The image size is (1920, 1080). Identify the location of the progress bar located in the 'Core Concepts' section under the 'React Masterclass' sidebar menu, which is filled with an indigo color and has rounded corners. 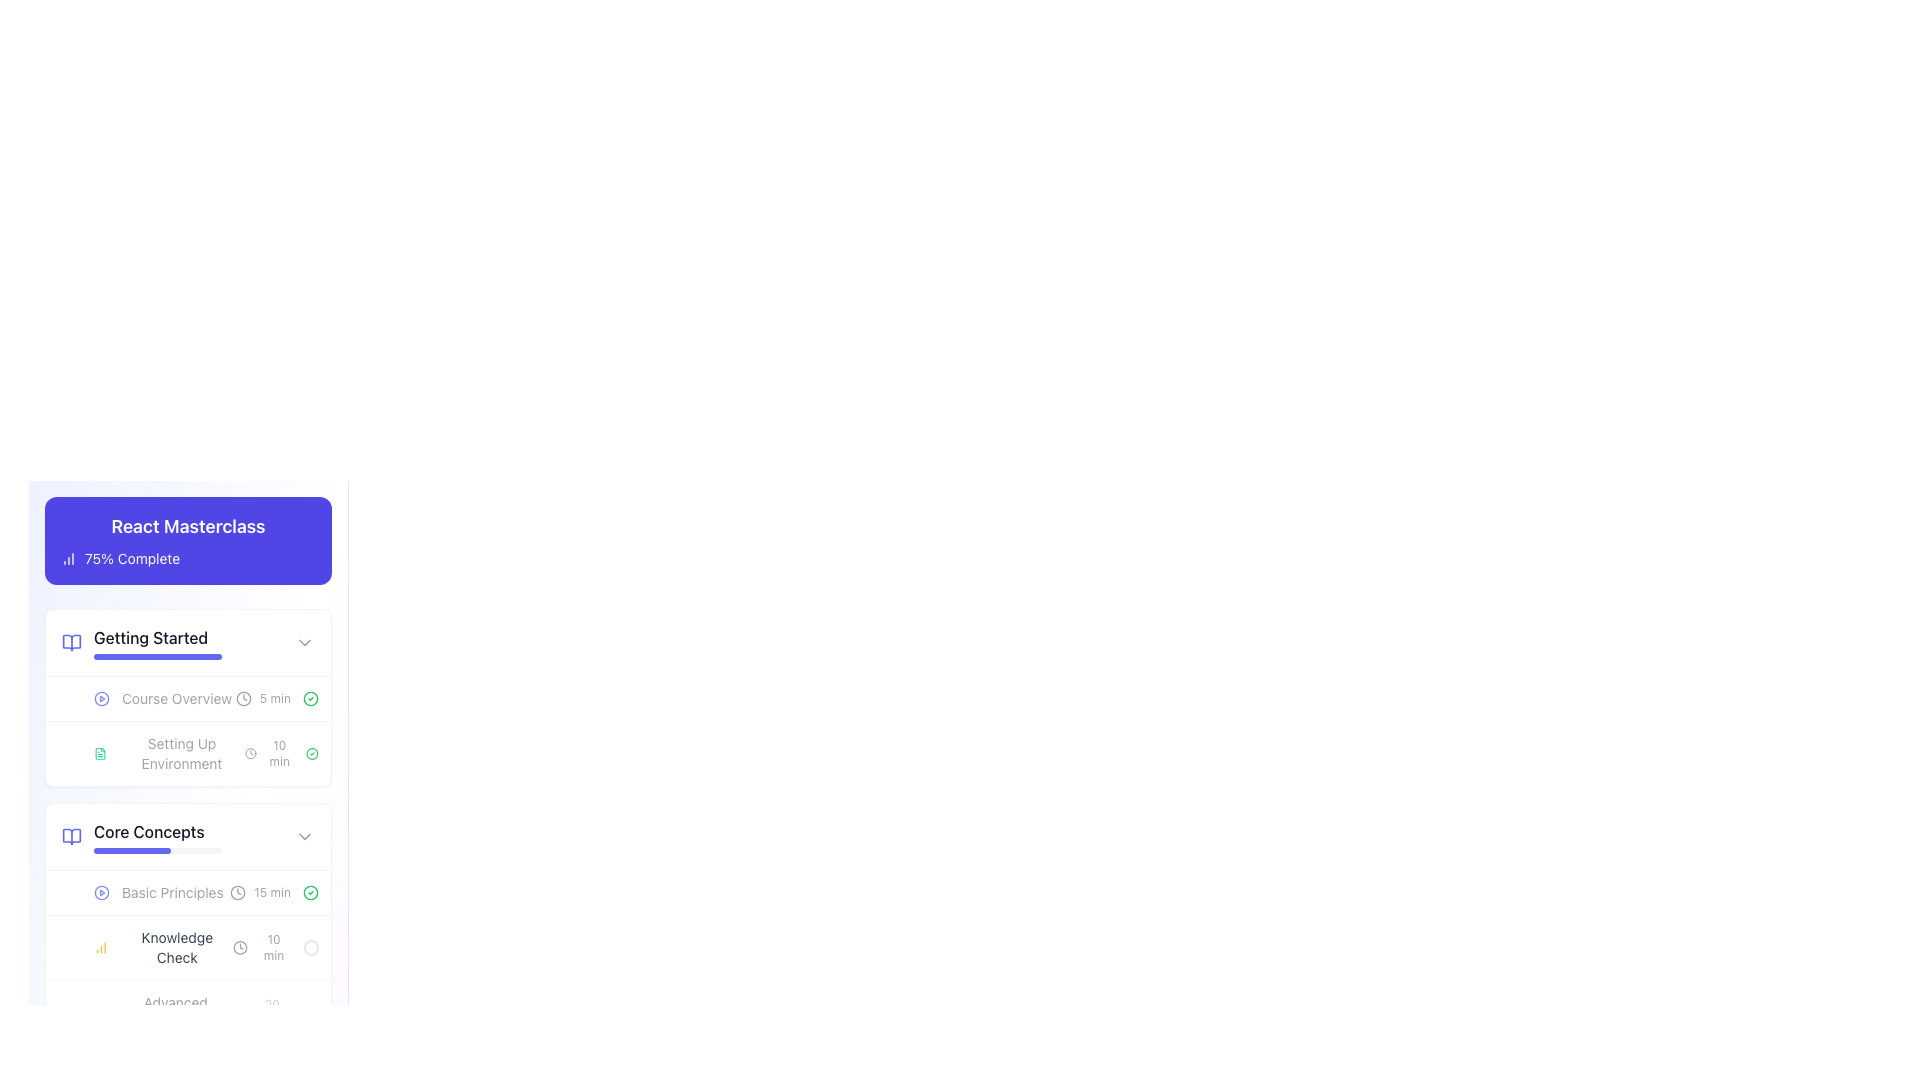
(131, 851).